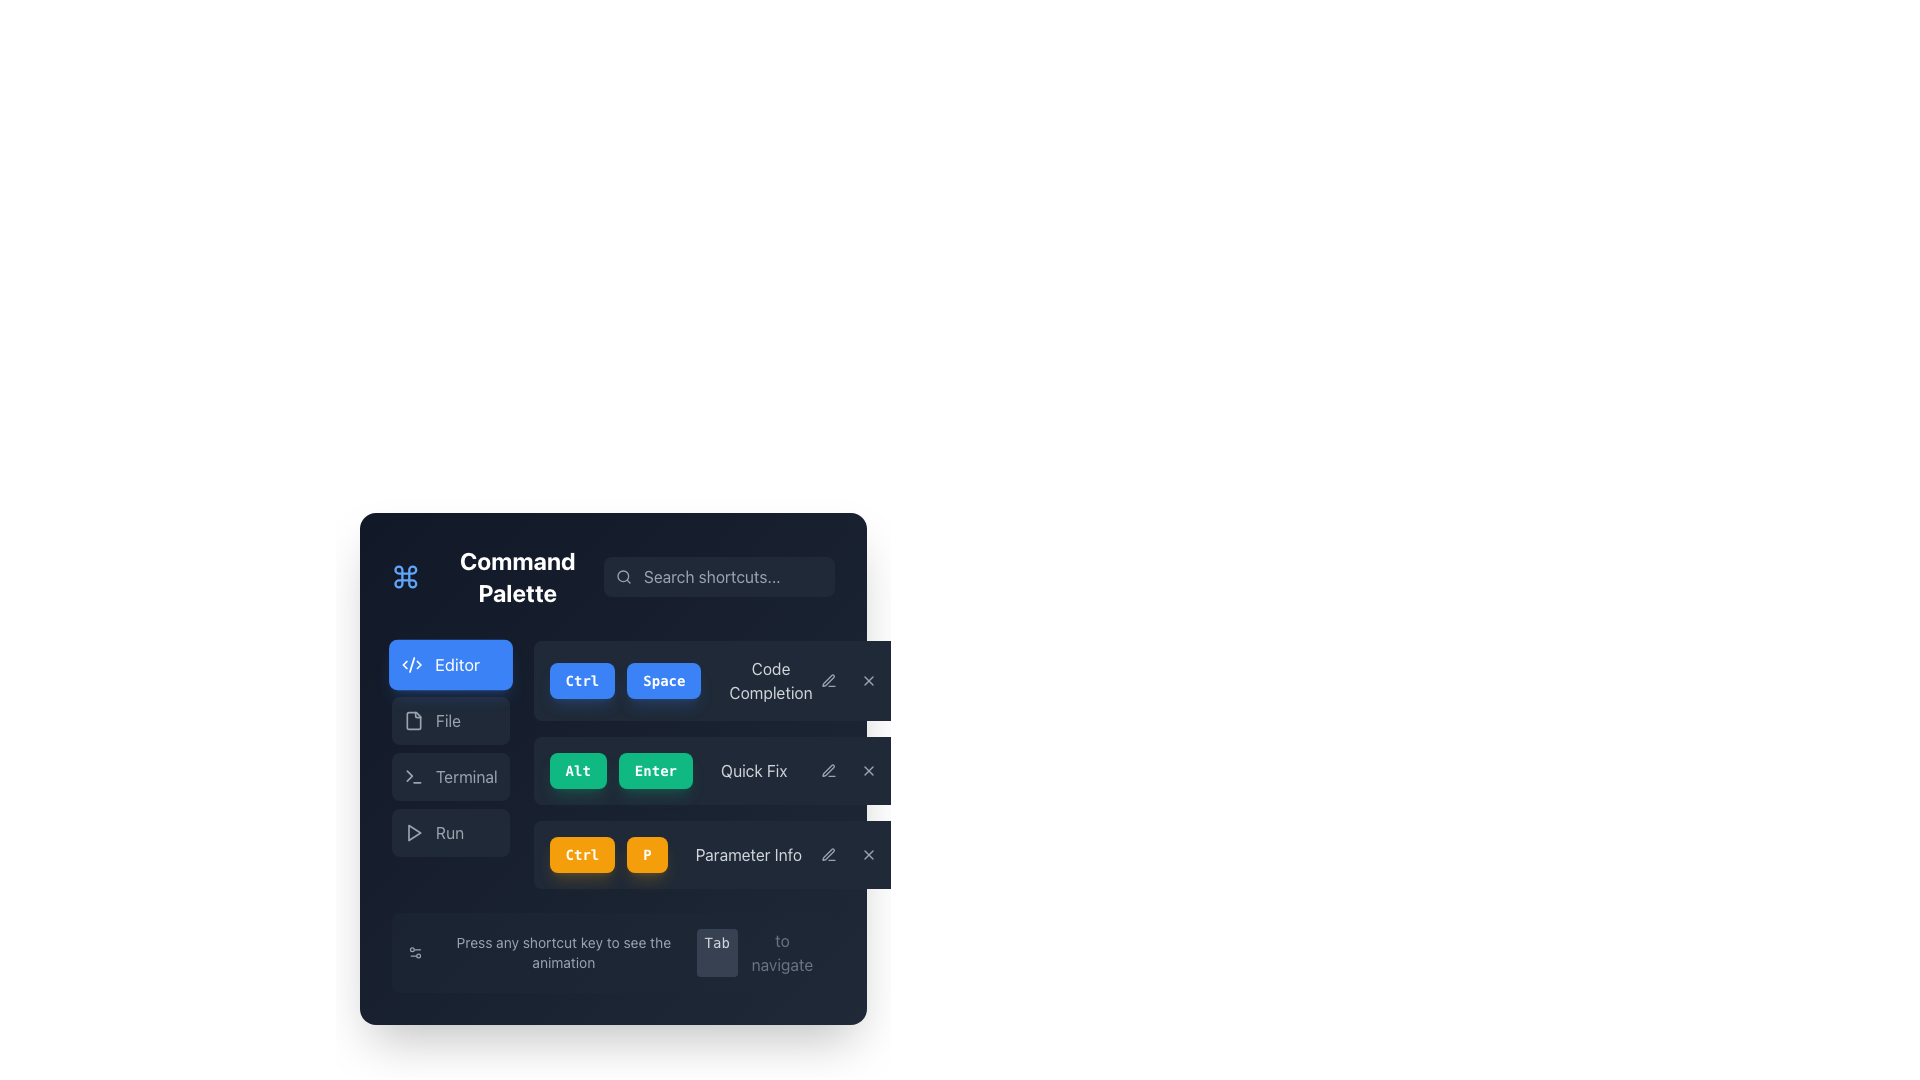 This screenshot has width=1920, height=1080. Describe the element at coordinates (781, 951) in the screenshot. I see `the static text label located at the bottom-right corner of the 'Press any shortcut key` at that location.